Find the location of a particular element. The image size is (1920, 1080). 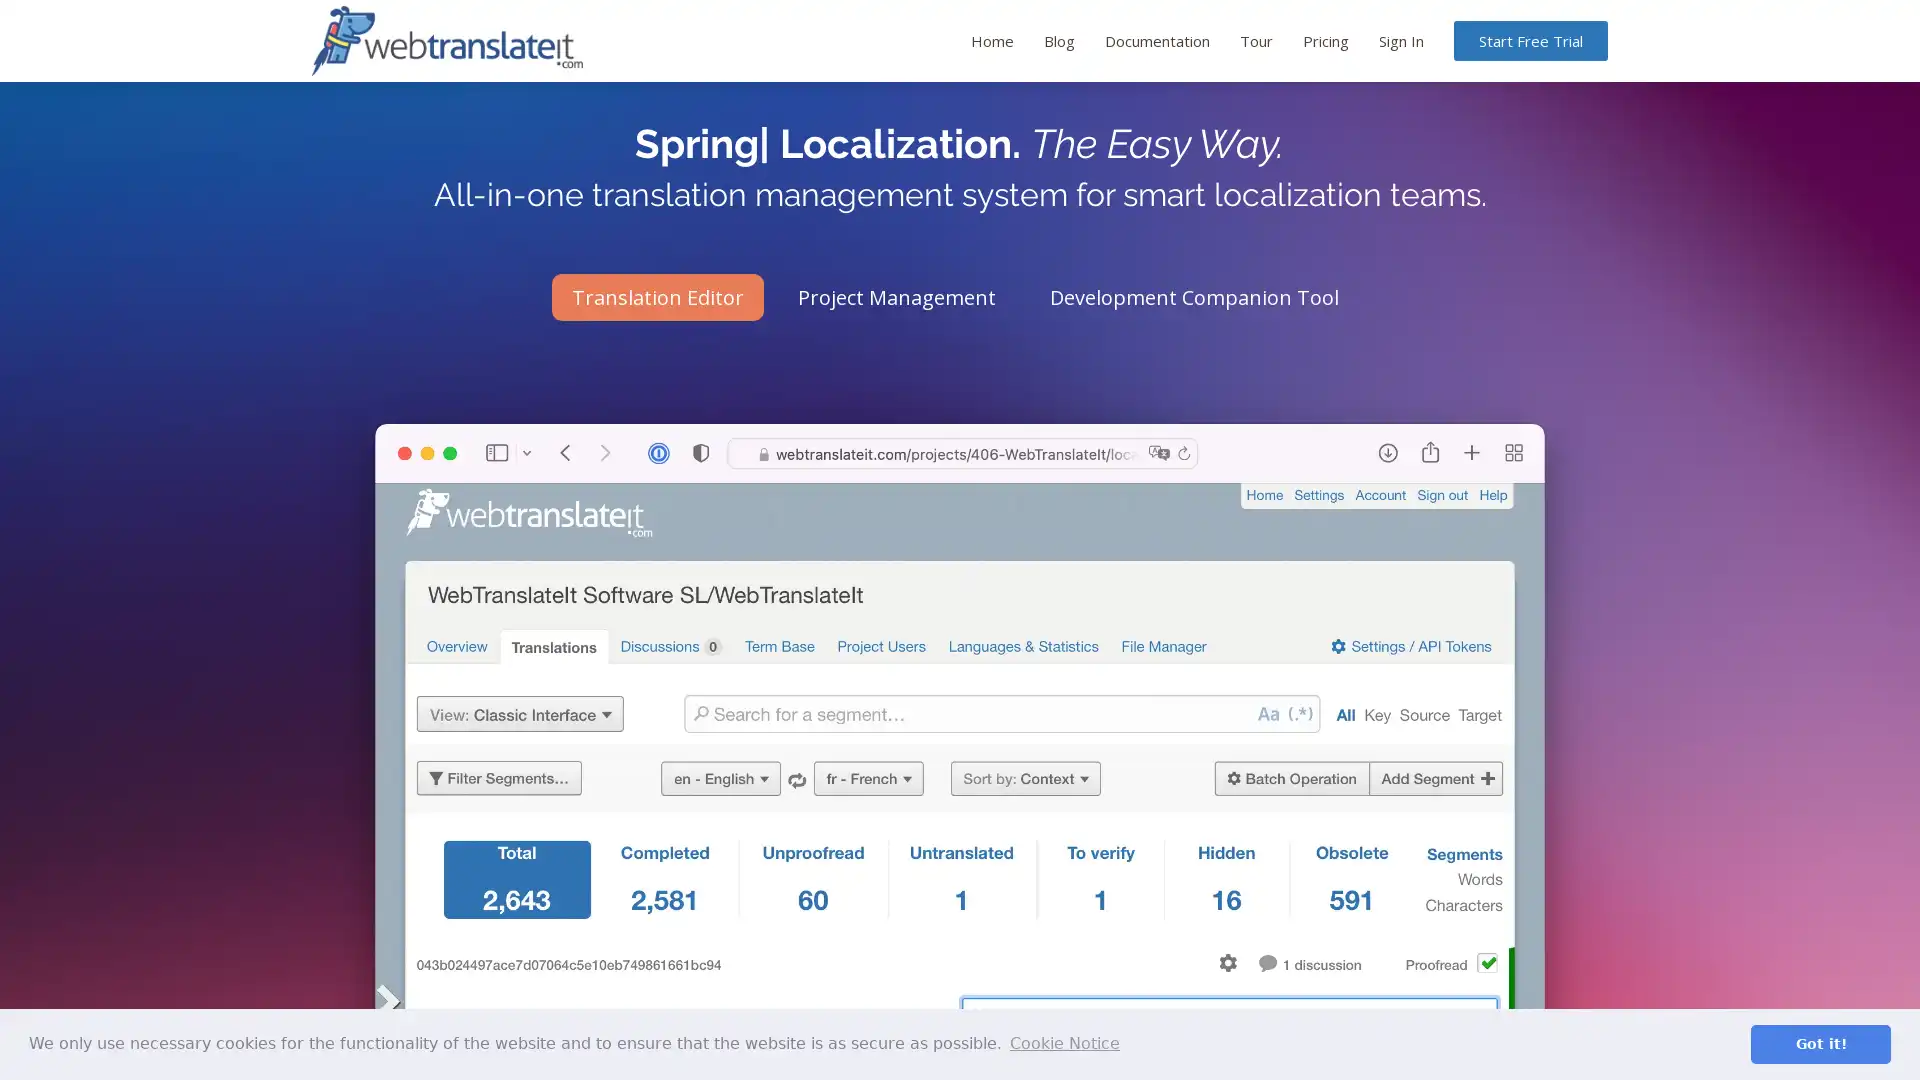

dismiss cookie message is located at coordinates (1820, 1043).